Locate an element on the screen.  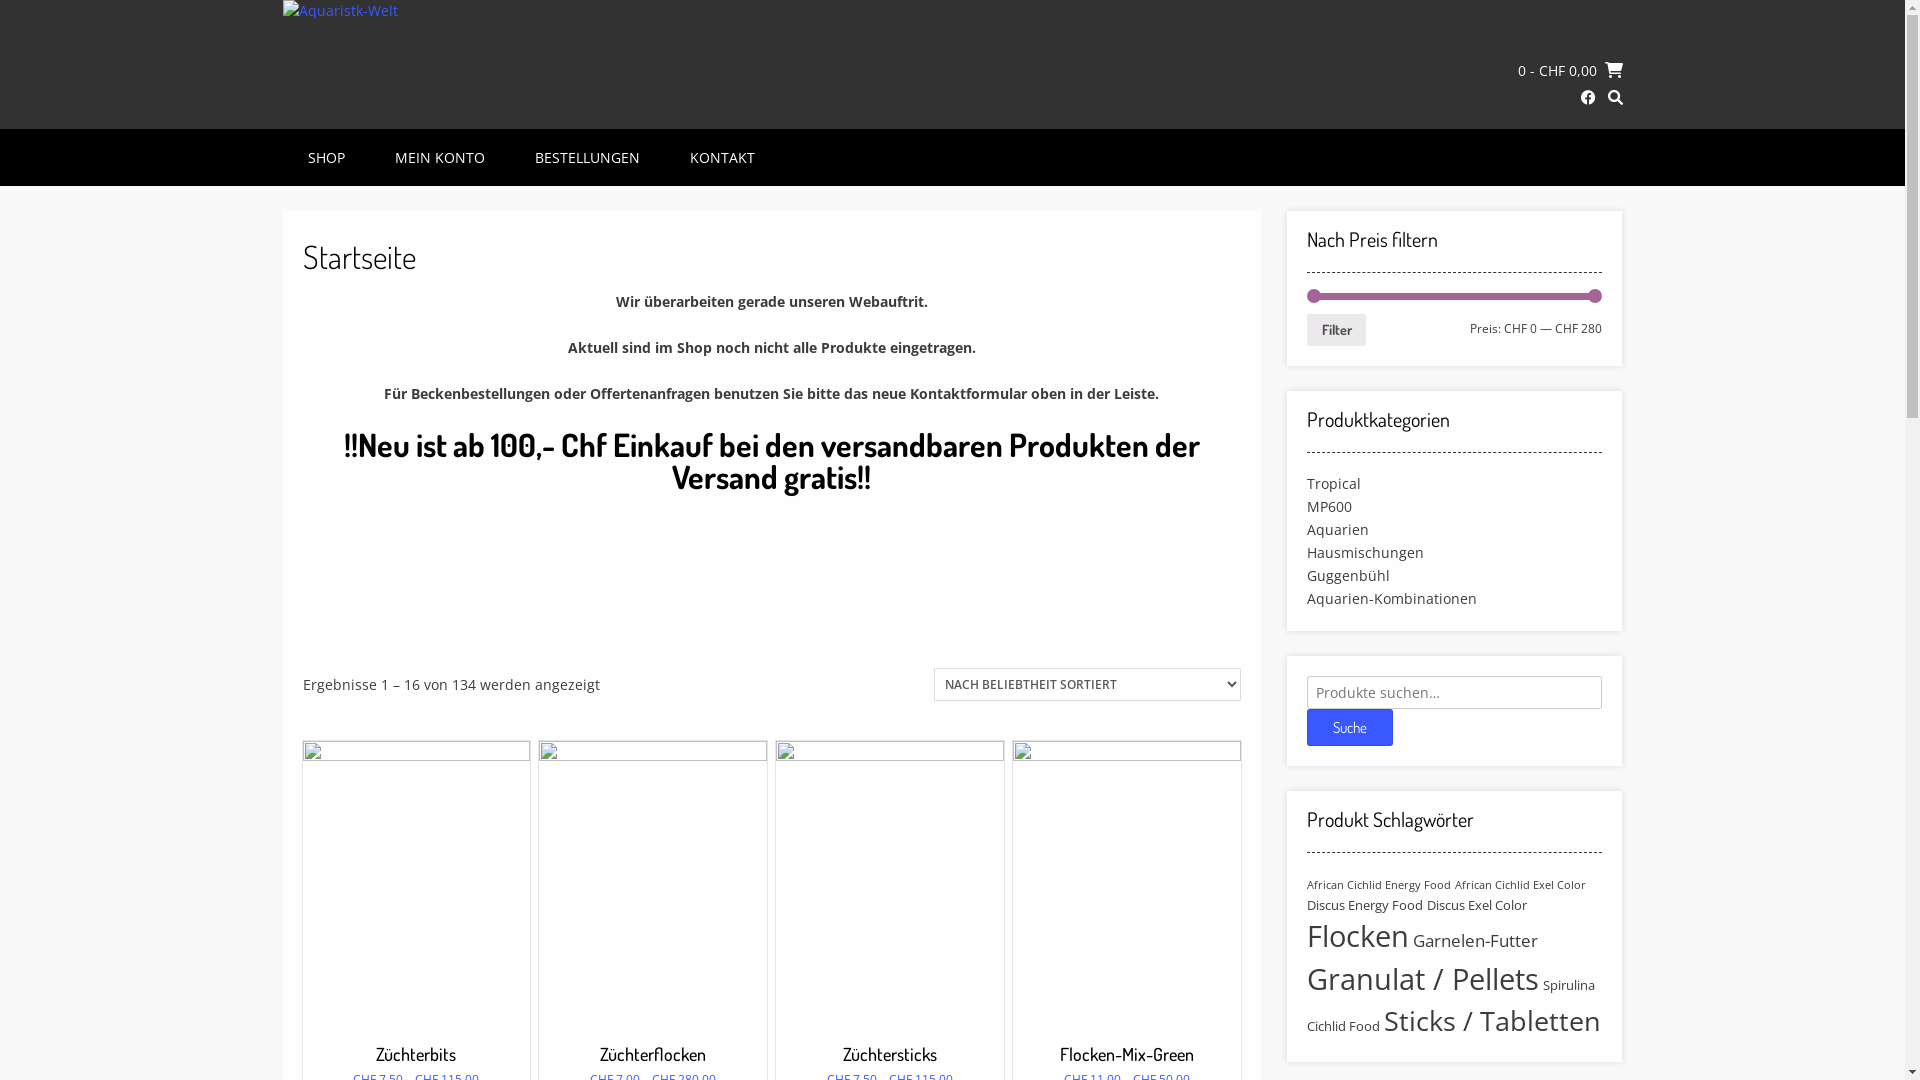
'Aquarien-Kombinationen' is located at coordinates (1391, 596).